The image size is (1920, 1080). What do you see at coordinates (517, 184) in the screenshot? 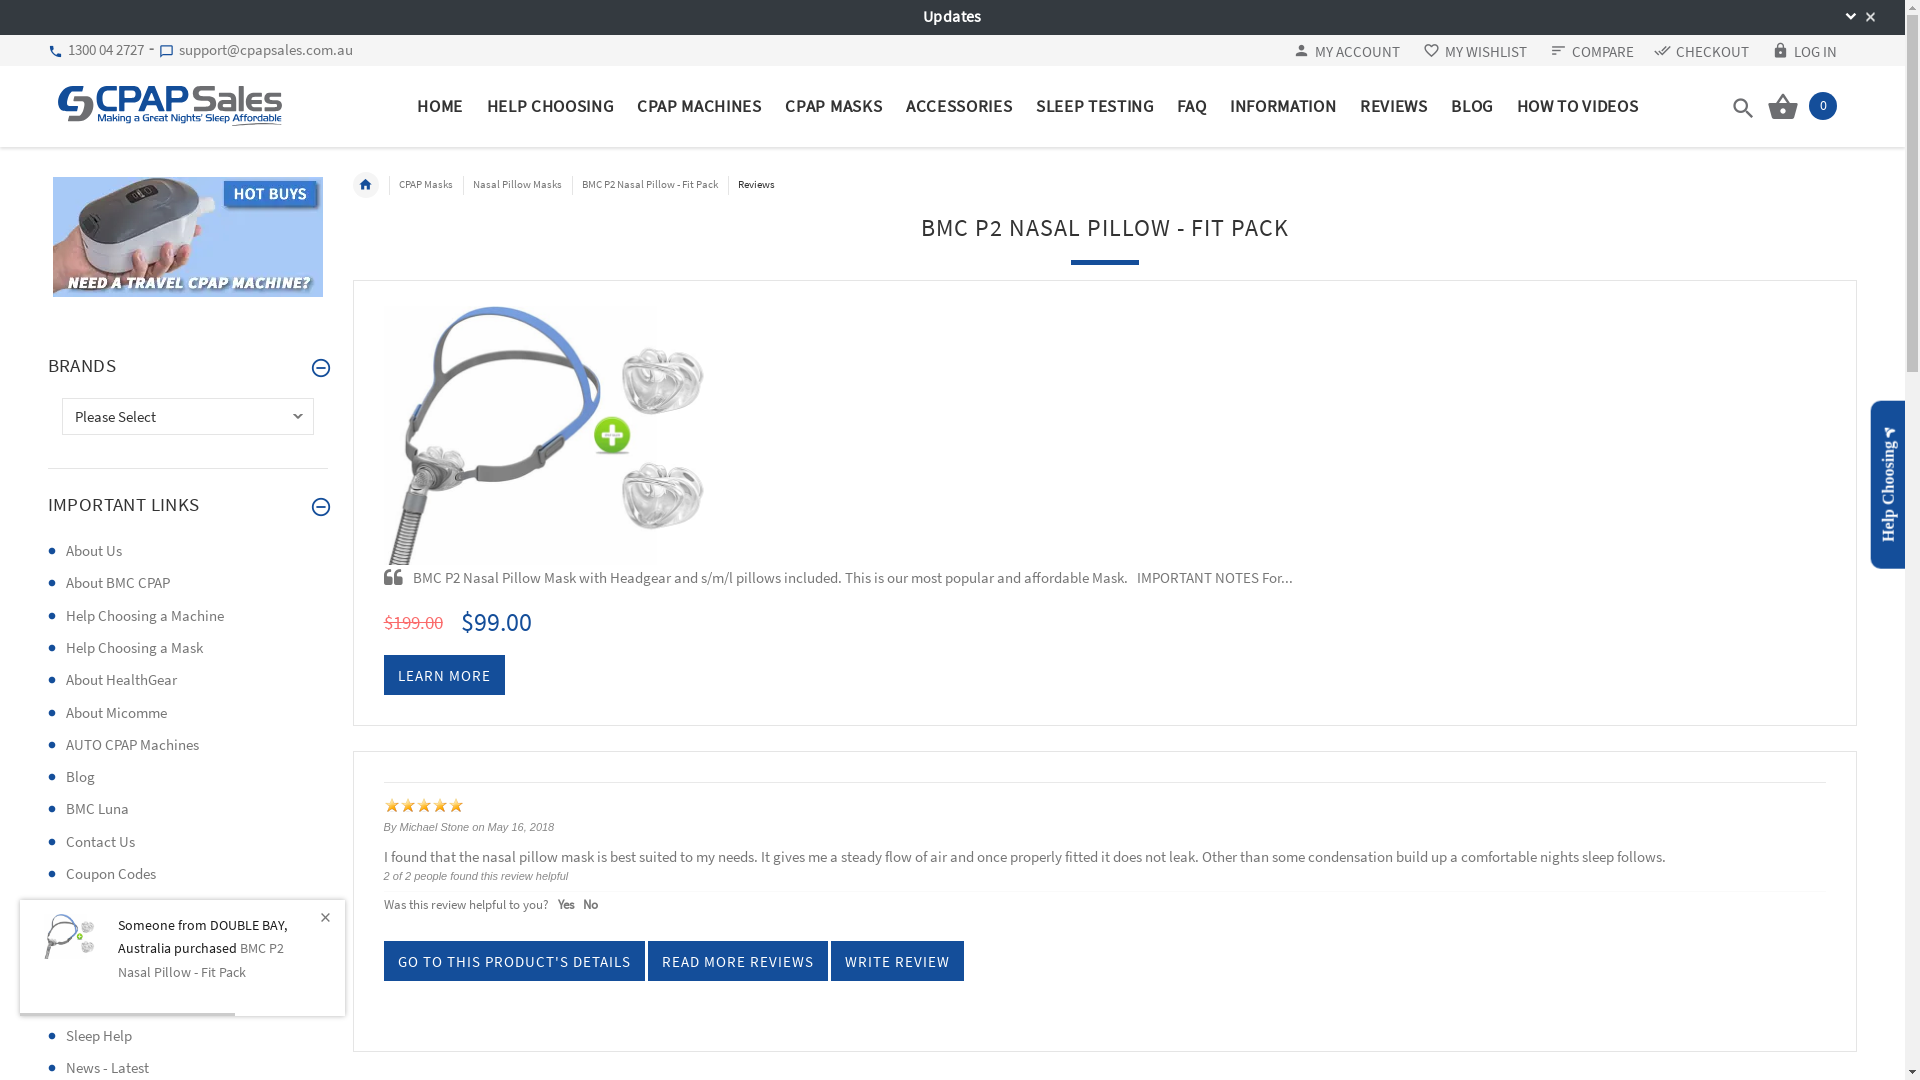
I see `'Nasal Pillow Masks'` at bounding box center [517, 184].